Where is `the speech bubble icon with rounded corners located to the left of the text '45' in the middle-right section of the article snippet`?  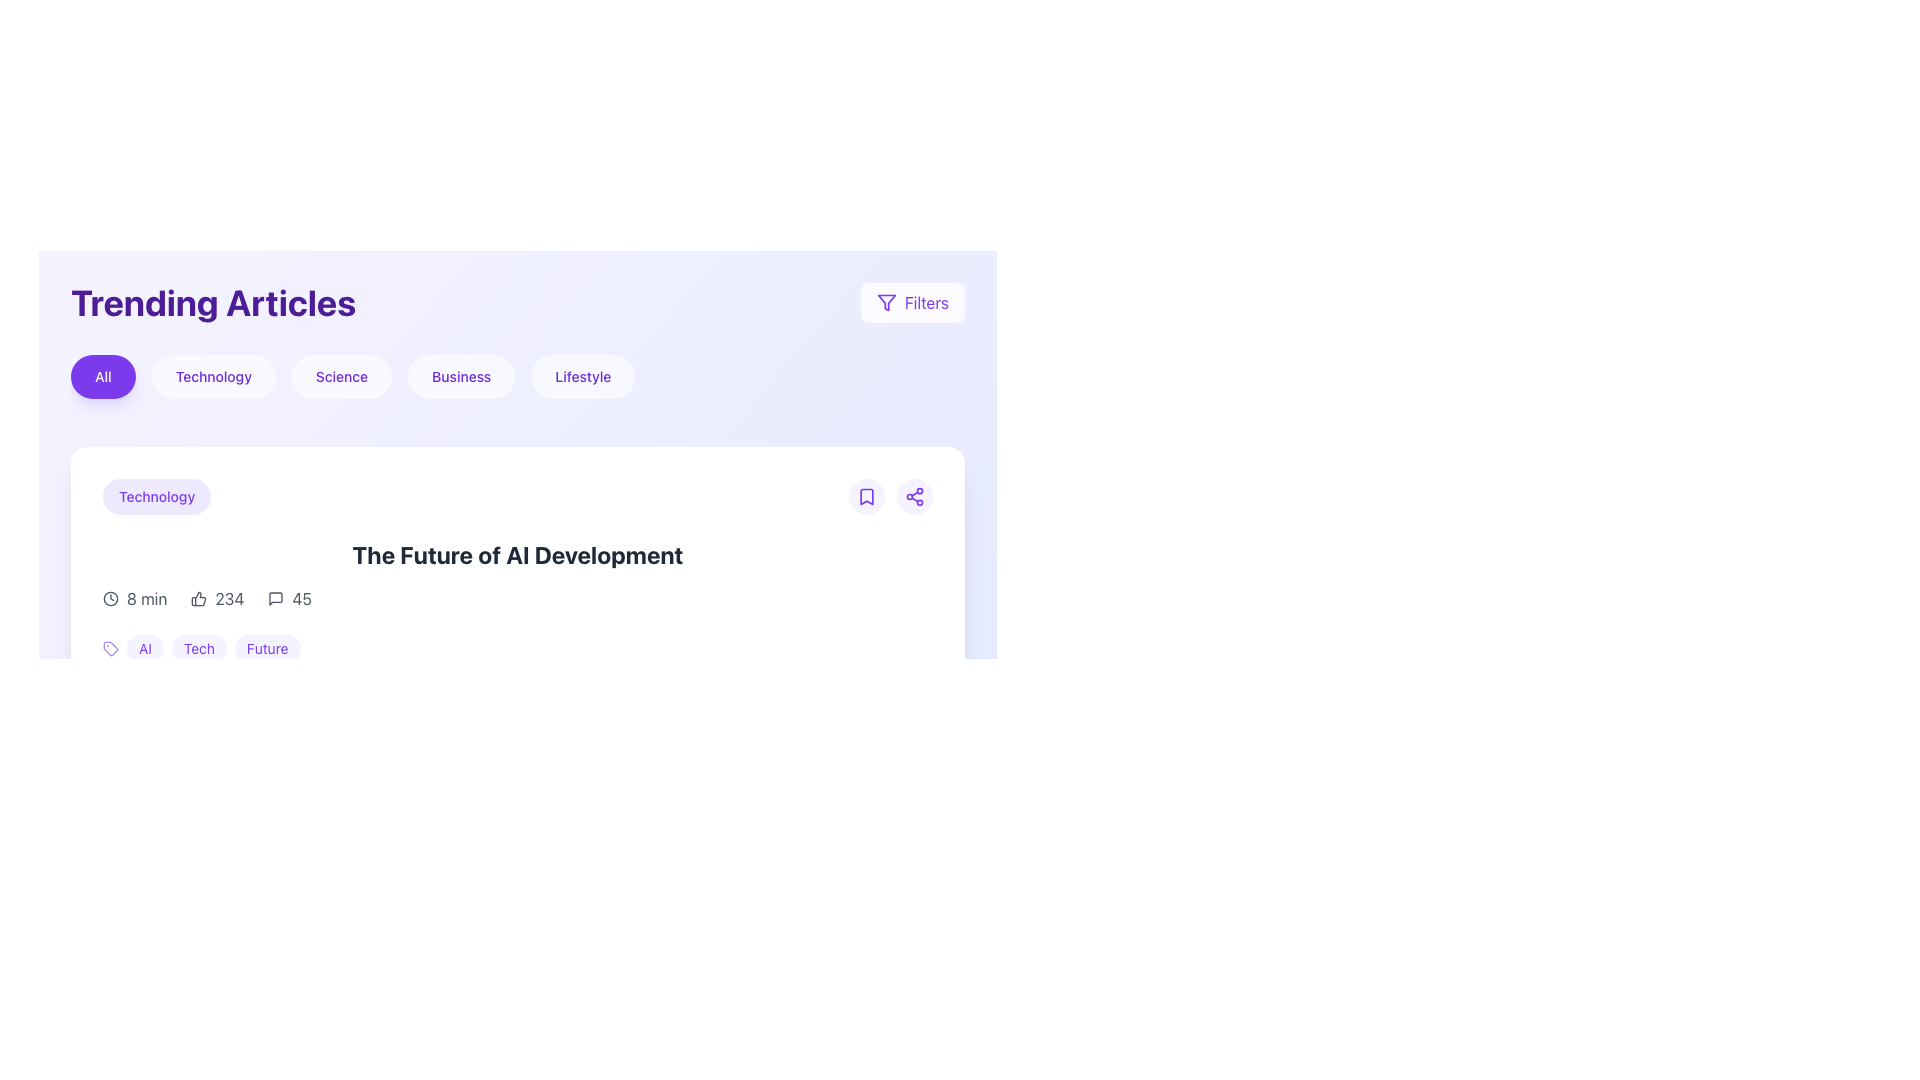 the speech bubble icon with rounded corners located to the left of the text '45' in the middle-right section of the article snippet is located at coordinates (275, 597).